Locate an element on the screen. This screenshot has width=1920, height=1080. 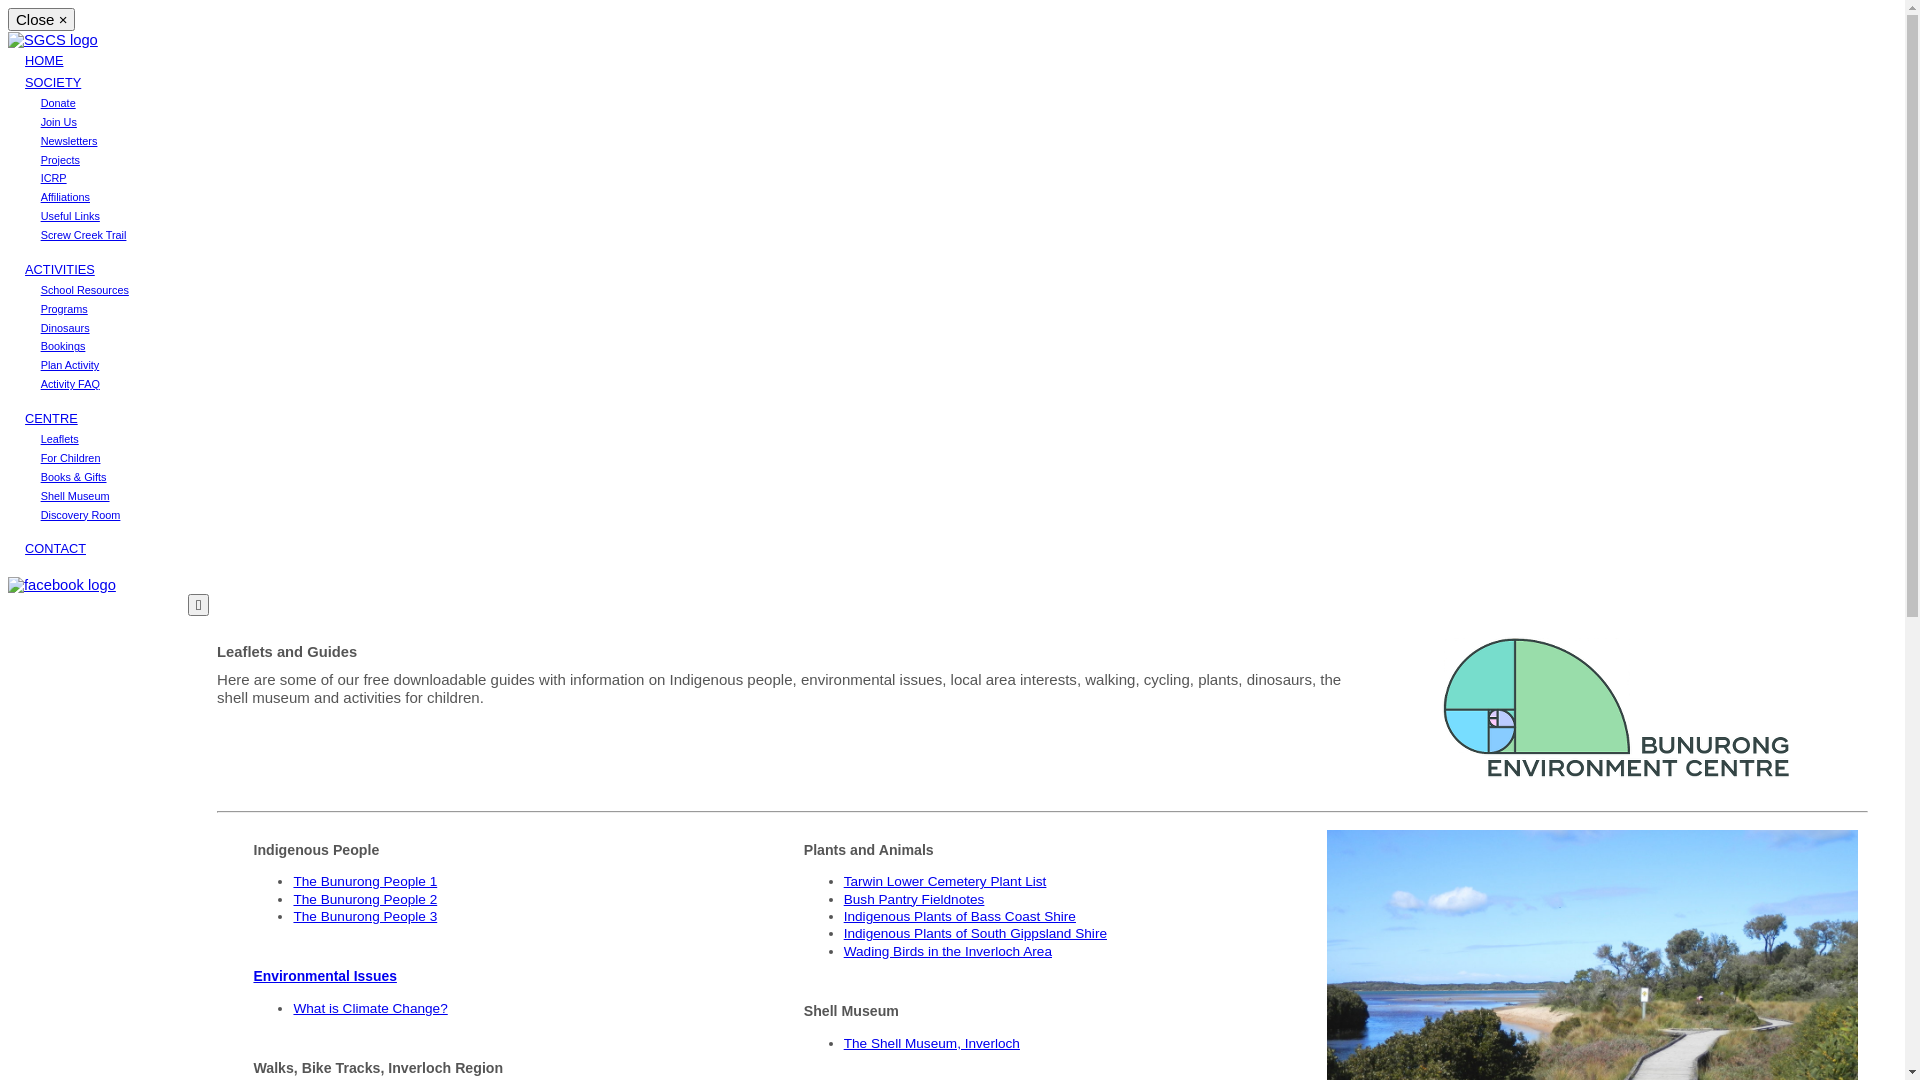
'ICRP' is located at coordinates (53, 176).